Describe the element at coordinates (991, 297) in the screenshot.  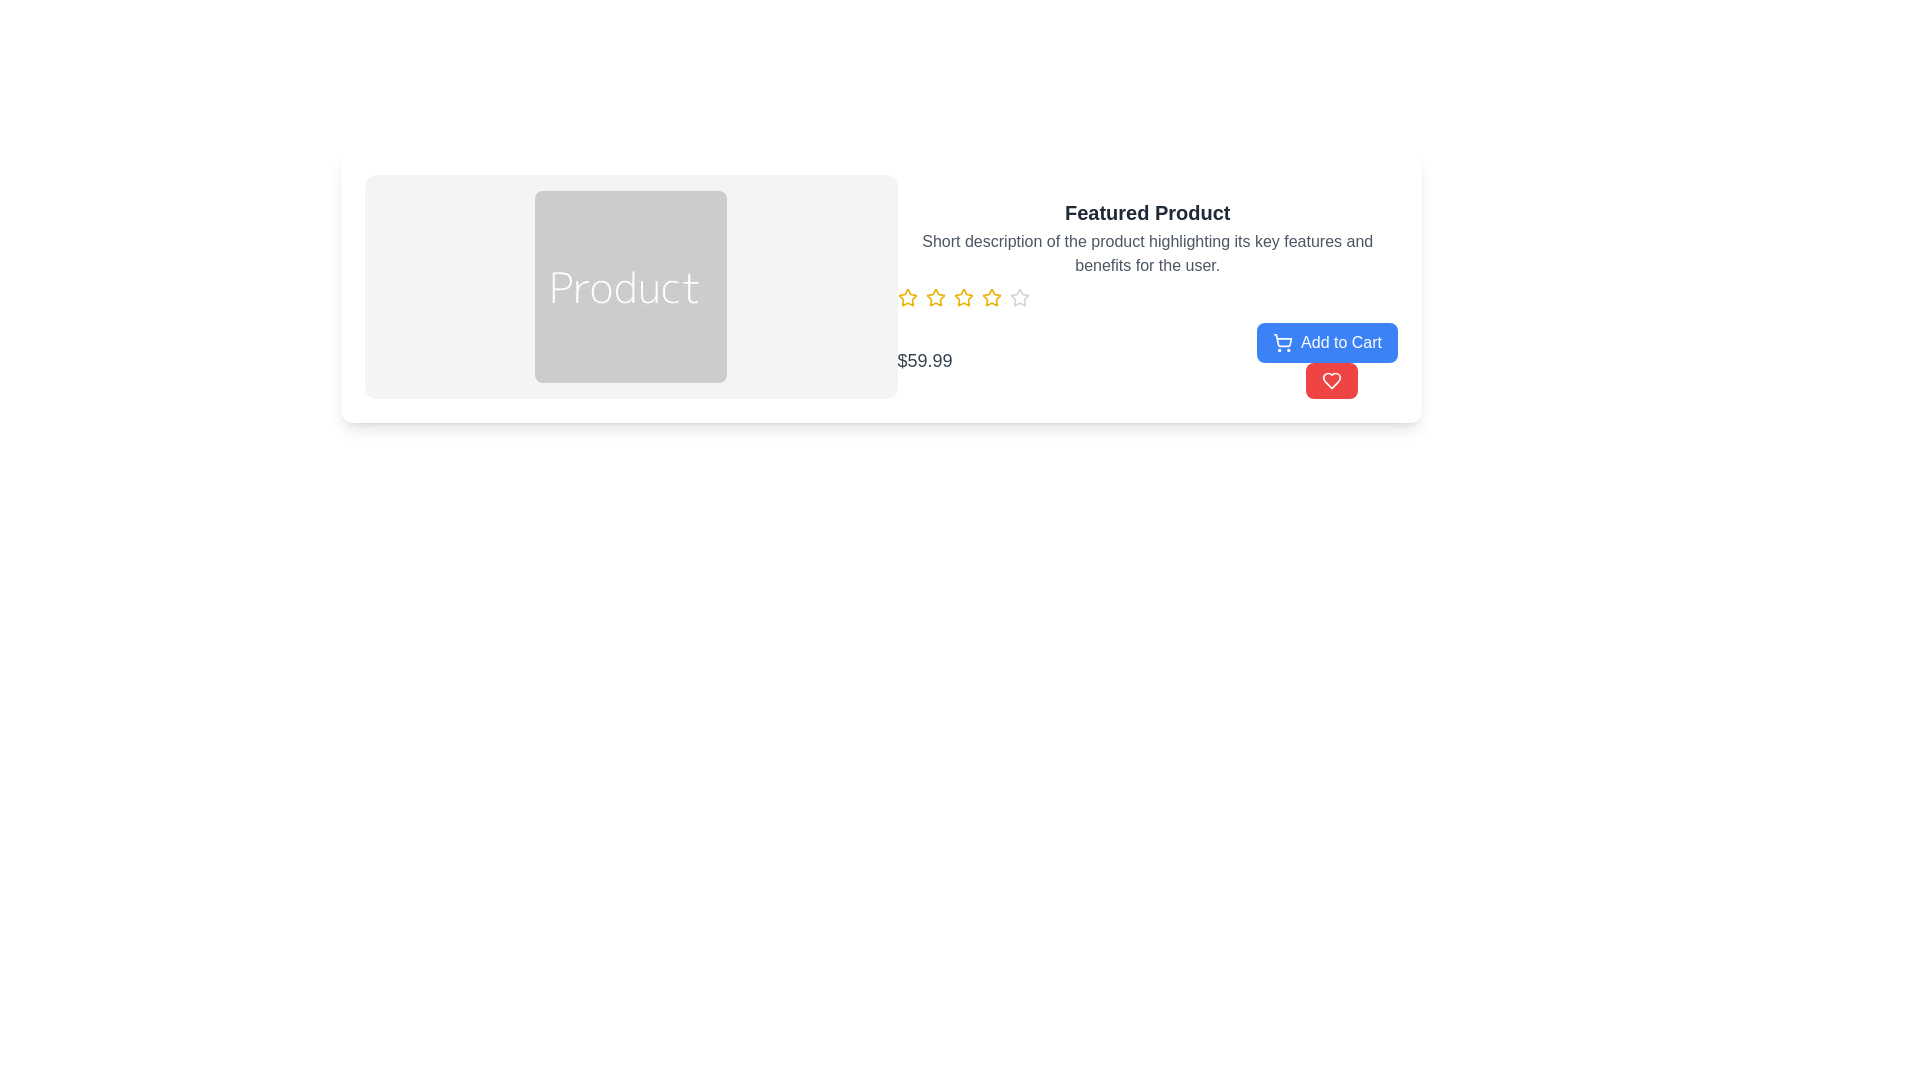
I see `the fourth star icon in the five-star rating system` at that location.